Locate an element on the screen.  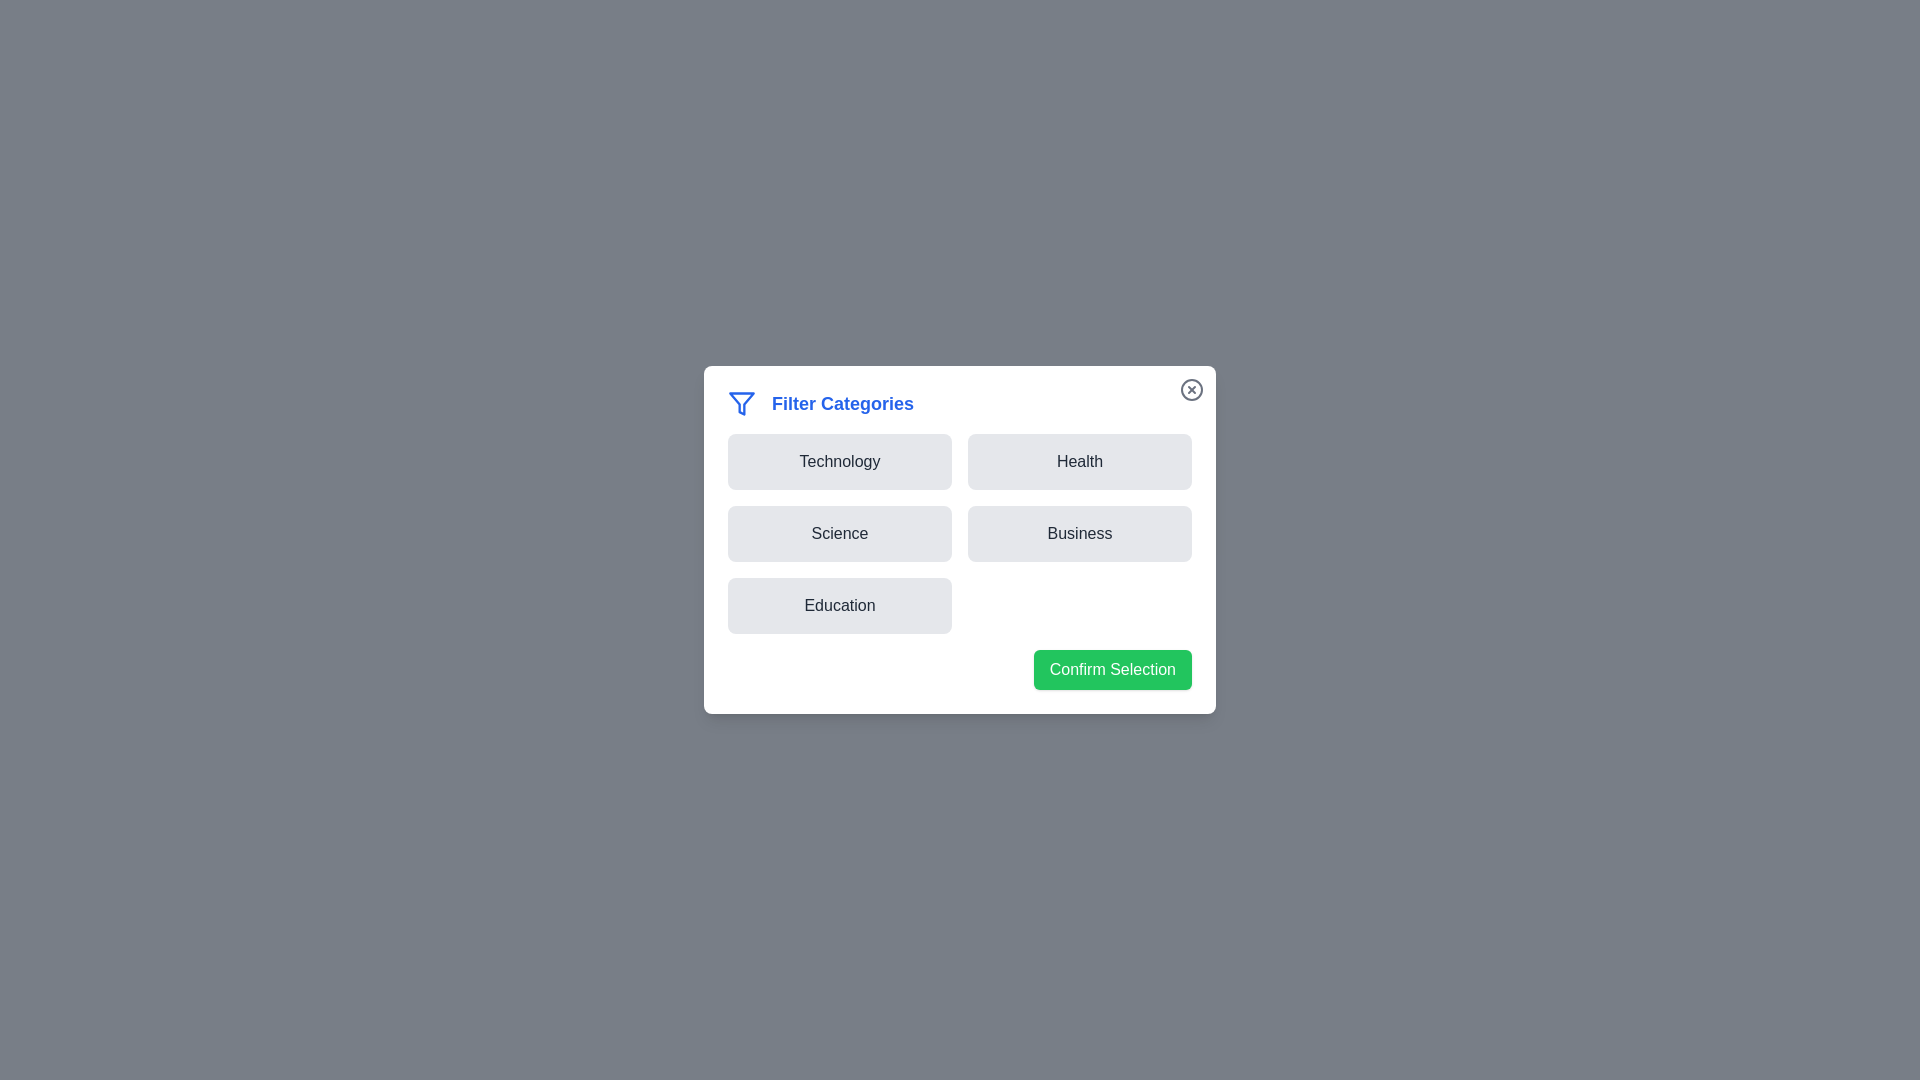
the 'Confirm Selection' button to confirm the selected category is located at coordinates (1111, 670).